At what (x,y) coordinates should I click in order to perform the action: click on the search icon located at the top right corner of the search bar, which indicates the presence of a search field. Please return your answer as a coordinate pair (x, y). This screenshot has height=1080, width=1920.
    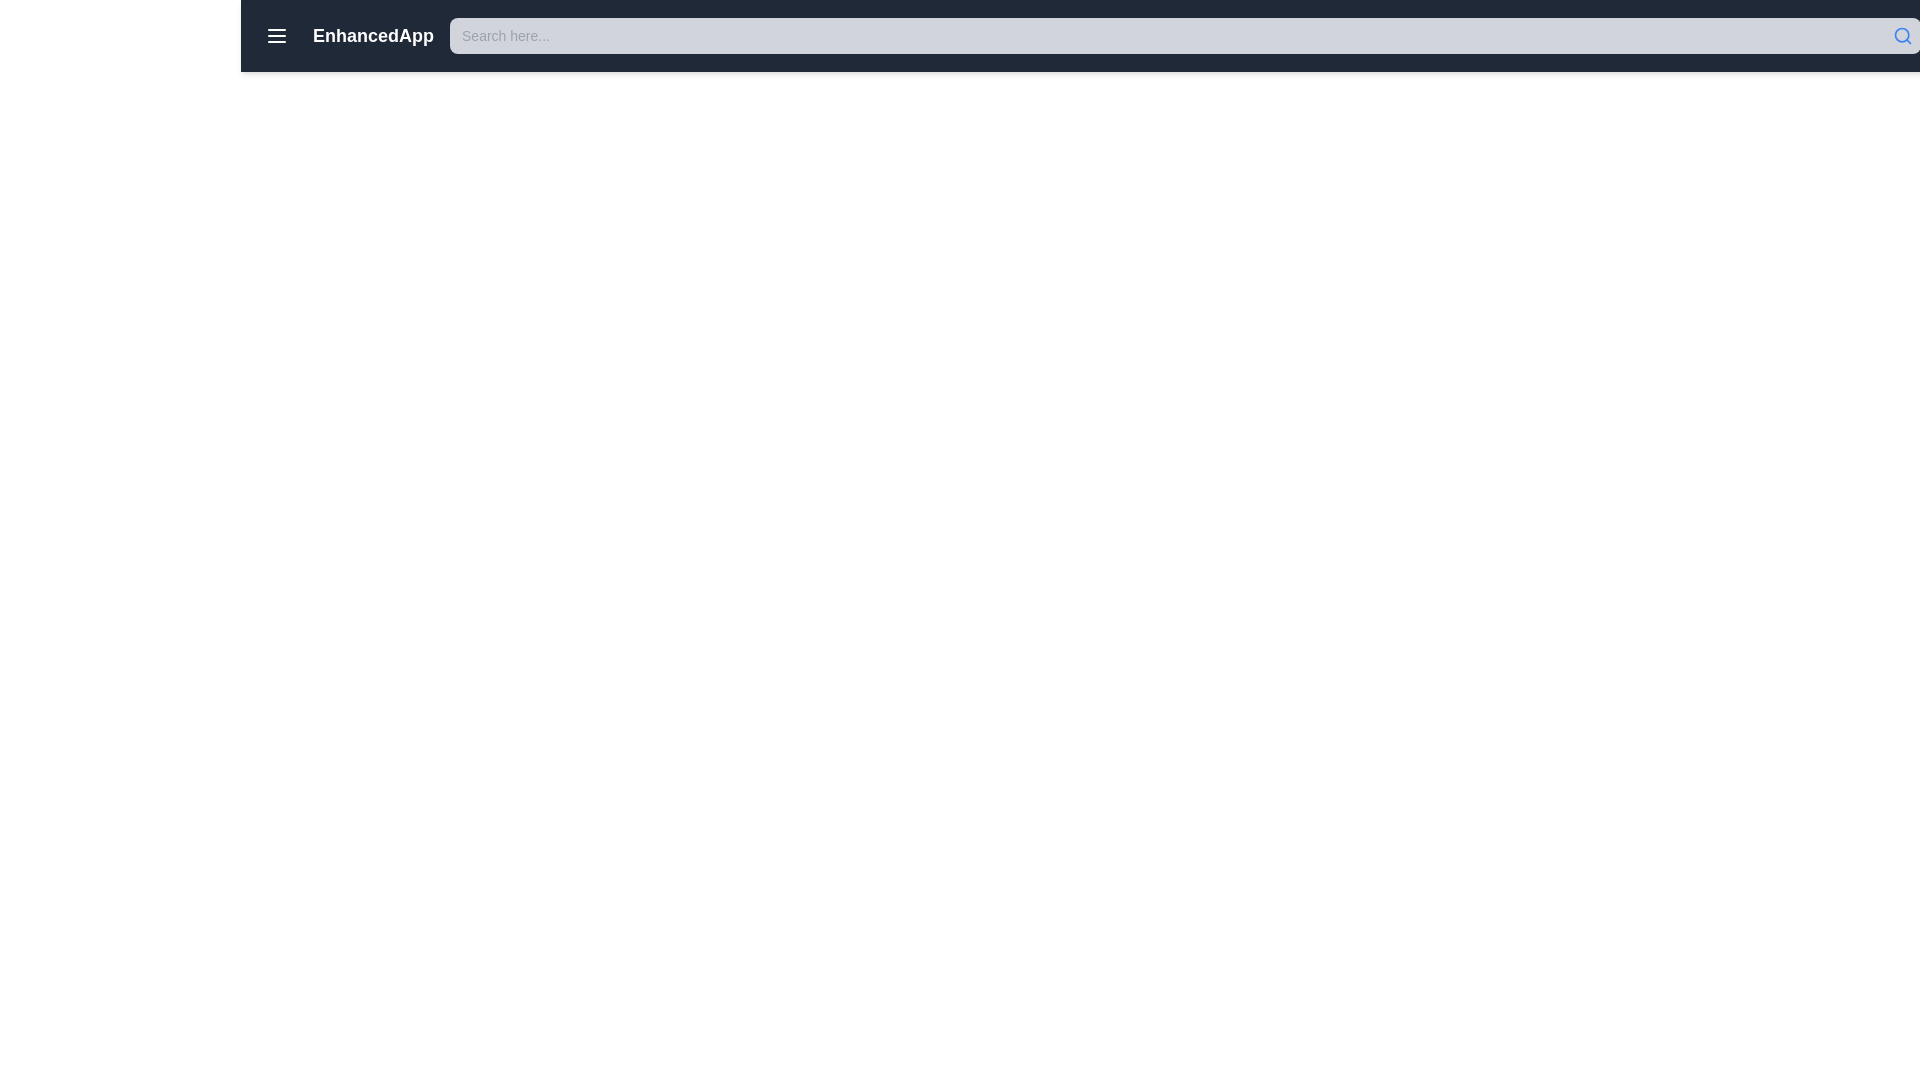
    Looking at the image, I should click on (1901, 35).